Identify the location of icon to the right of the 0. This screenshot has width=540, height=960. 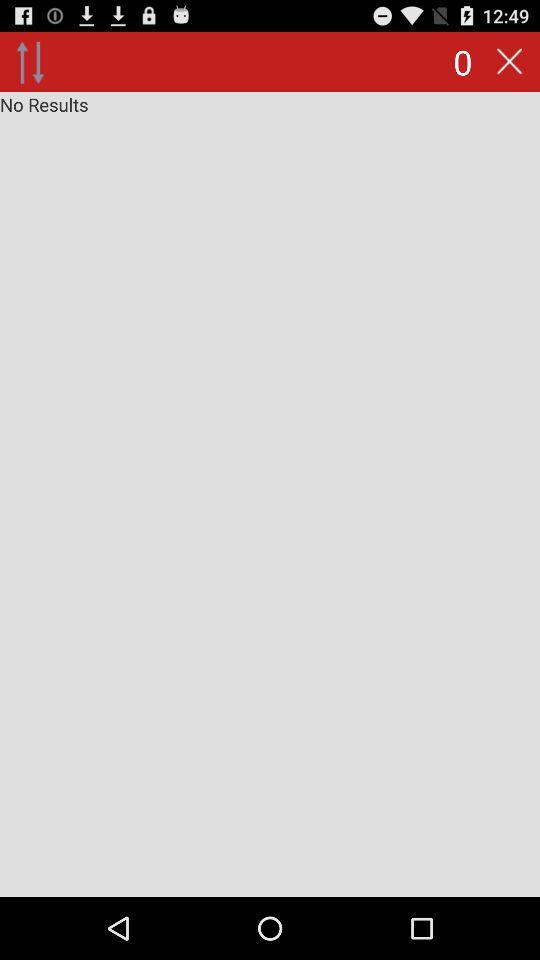
(509, 61).